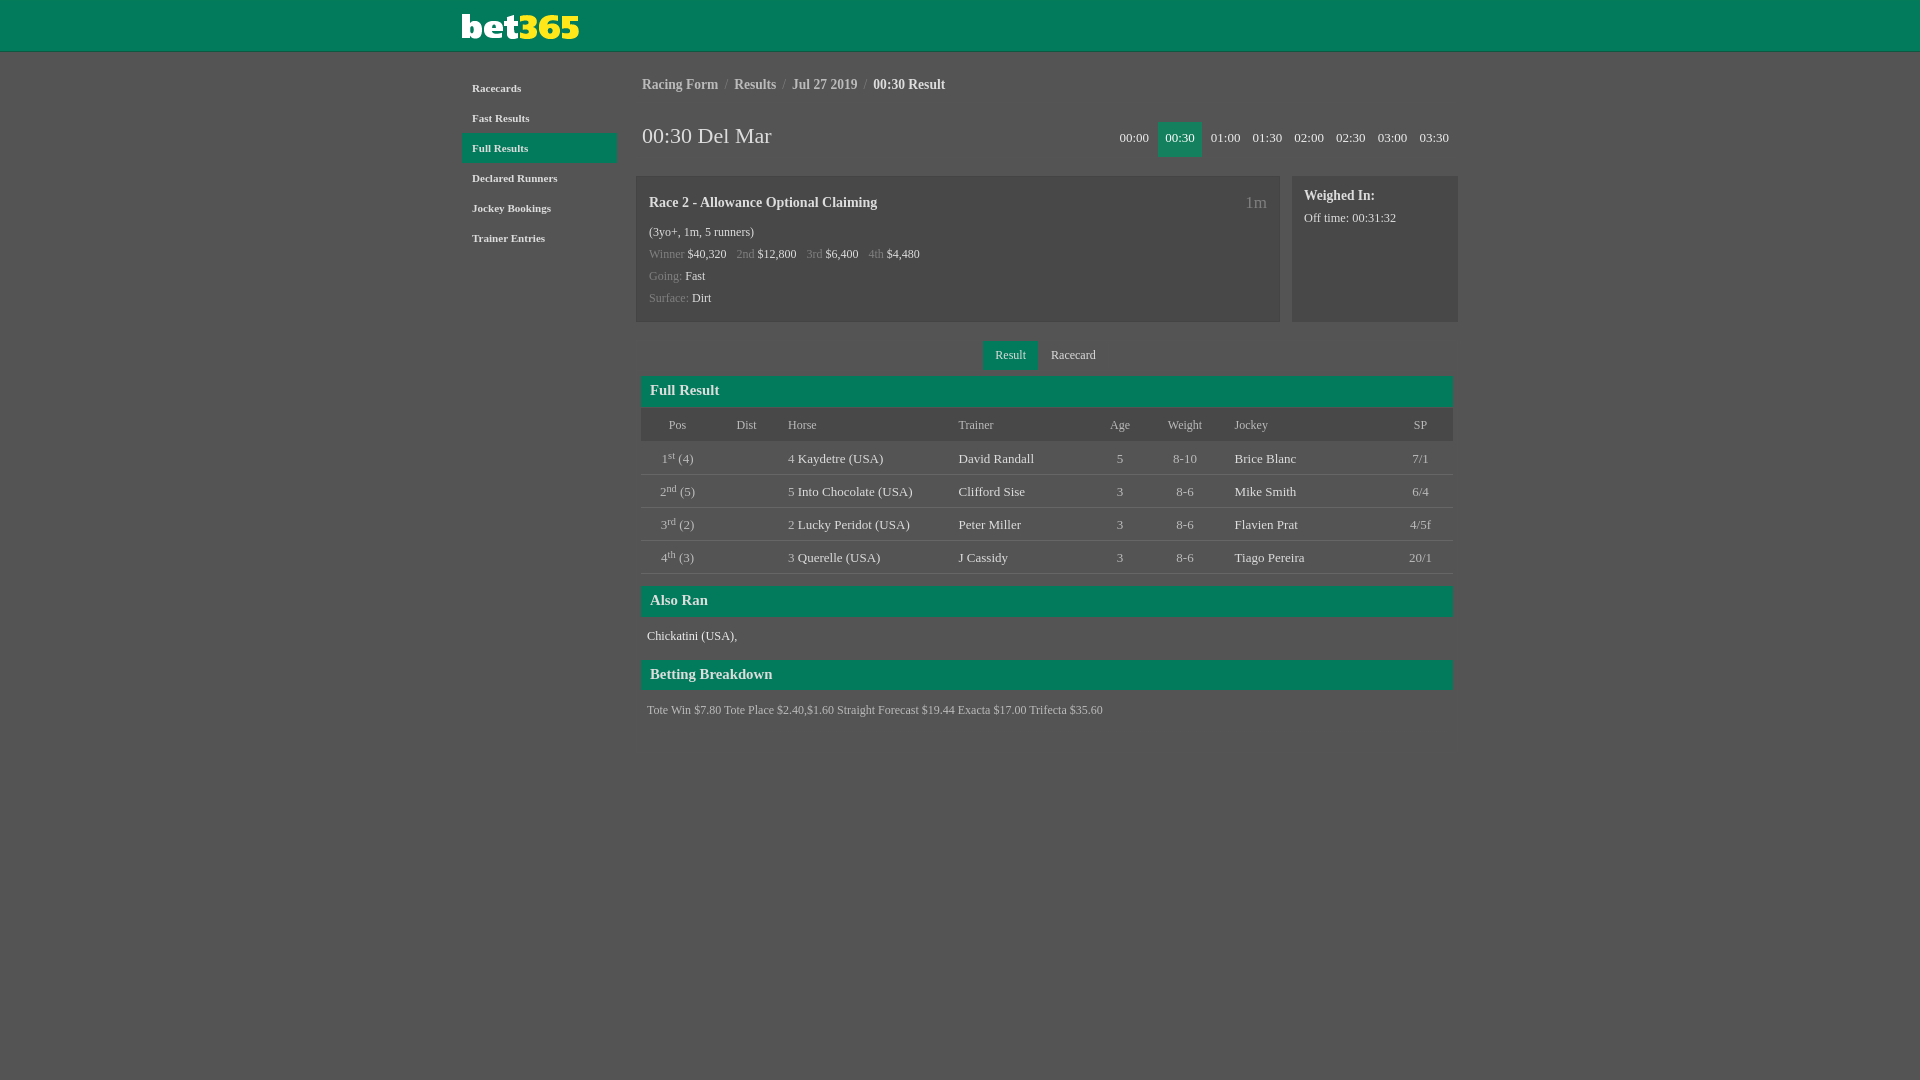 The width and height of the screenshot is (1920, 1080). I want to click on 'Brice Blanc', so click(1265, 458).